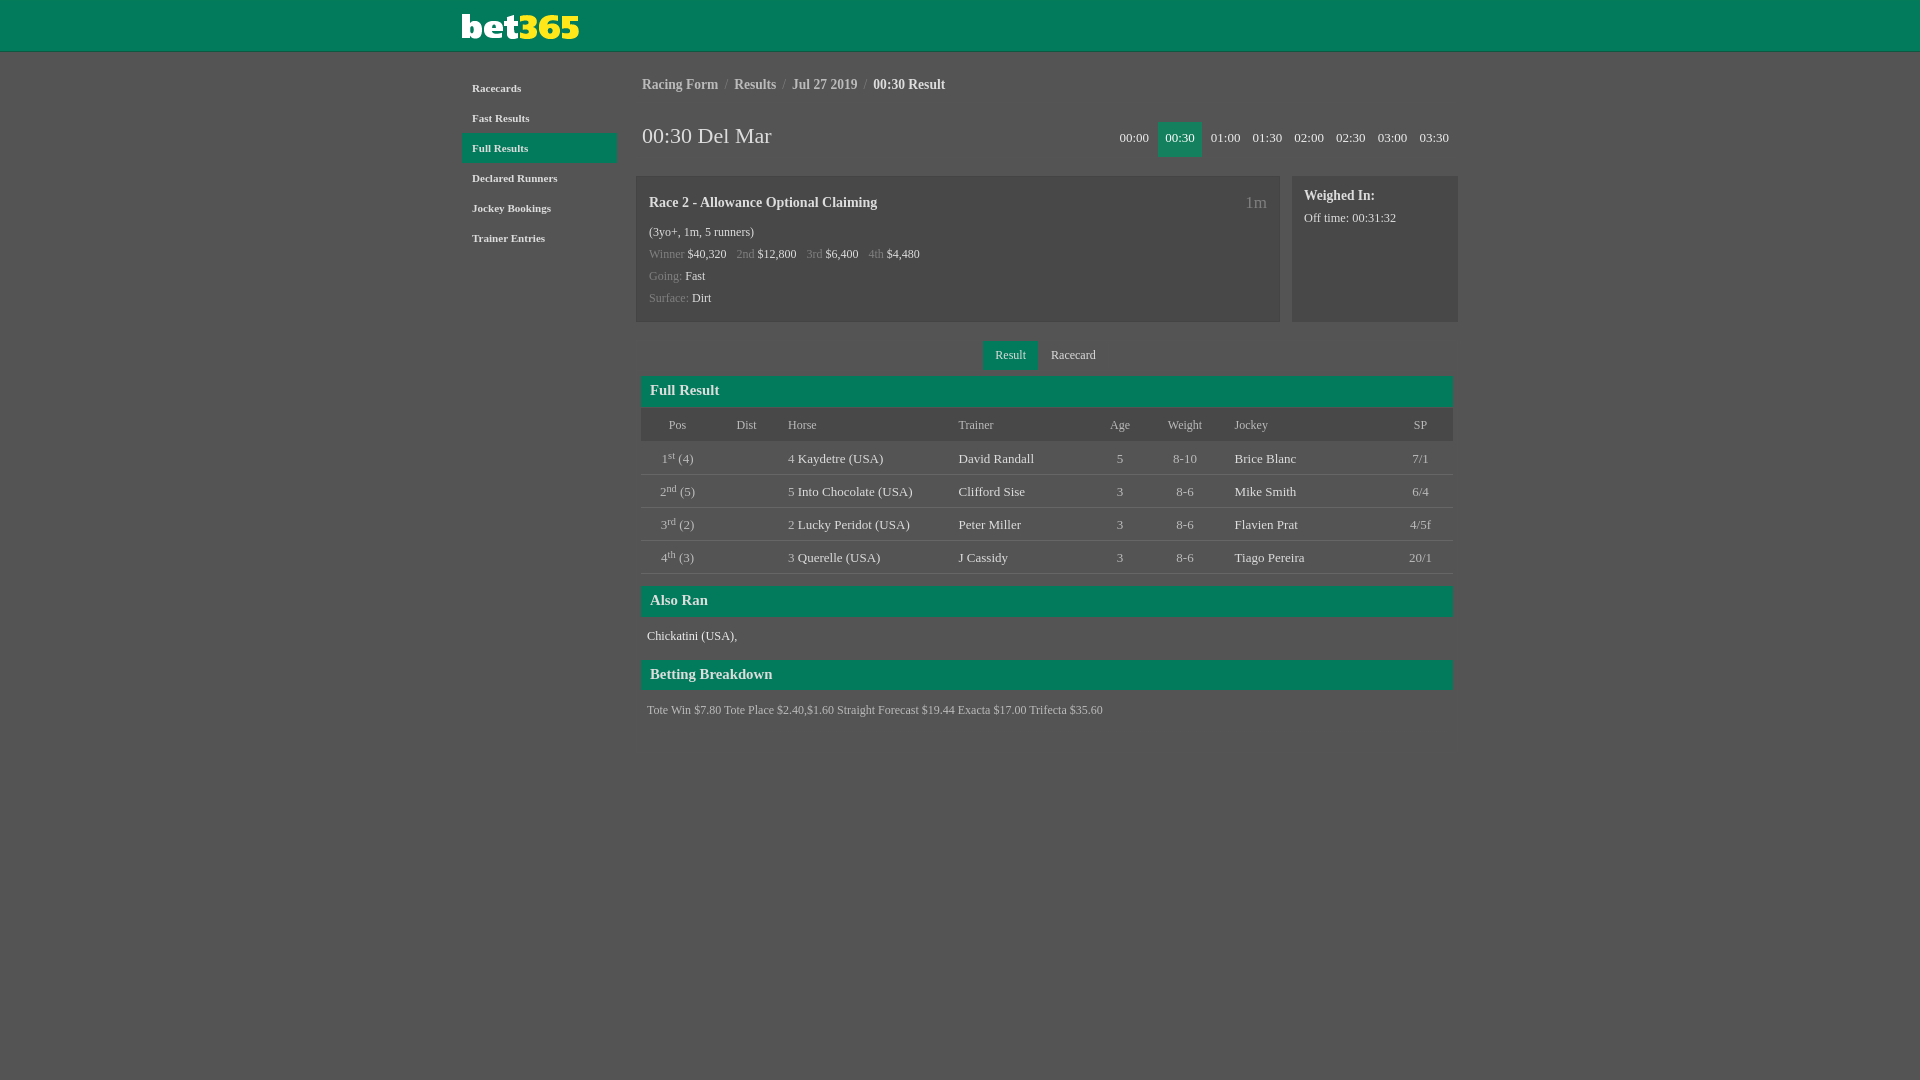 The width and height of the screenshot is (1920, 1080). I want to click on 'Brice Blanc', so click(1265, 458).